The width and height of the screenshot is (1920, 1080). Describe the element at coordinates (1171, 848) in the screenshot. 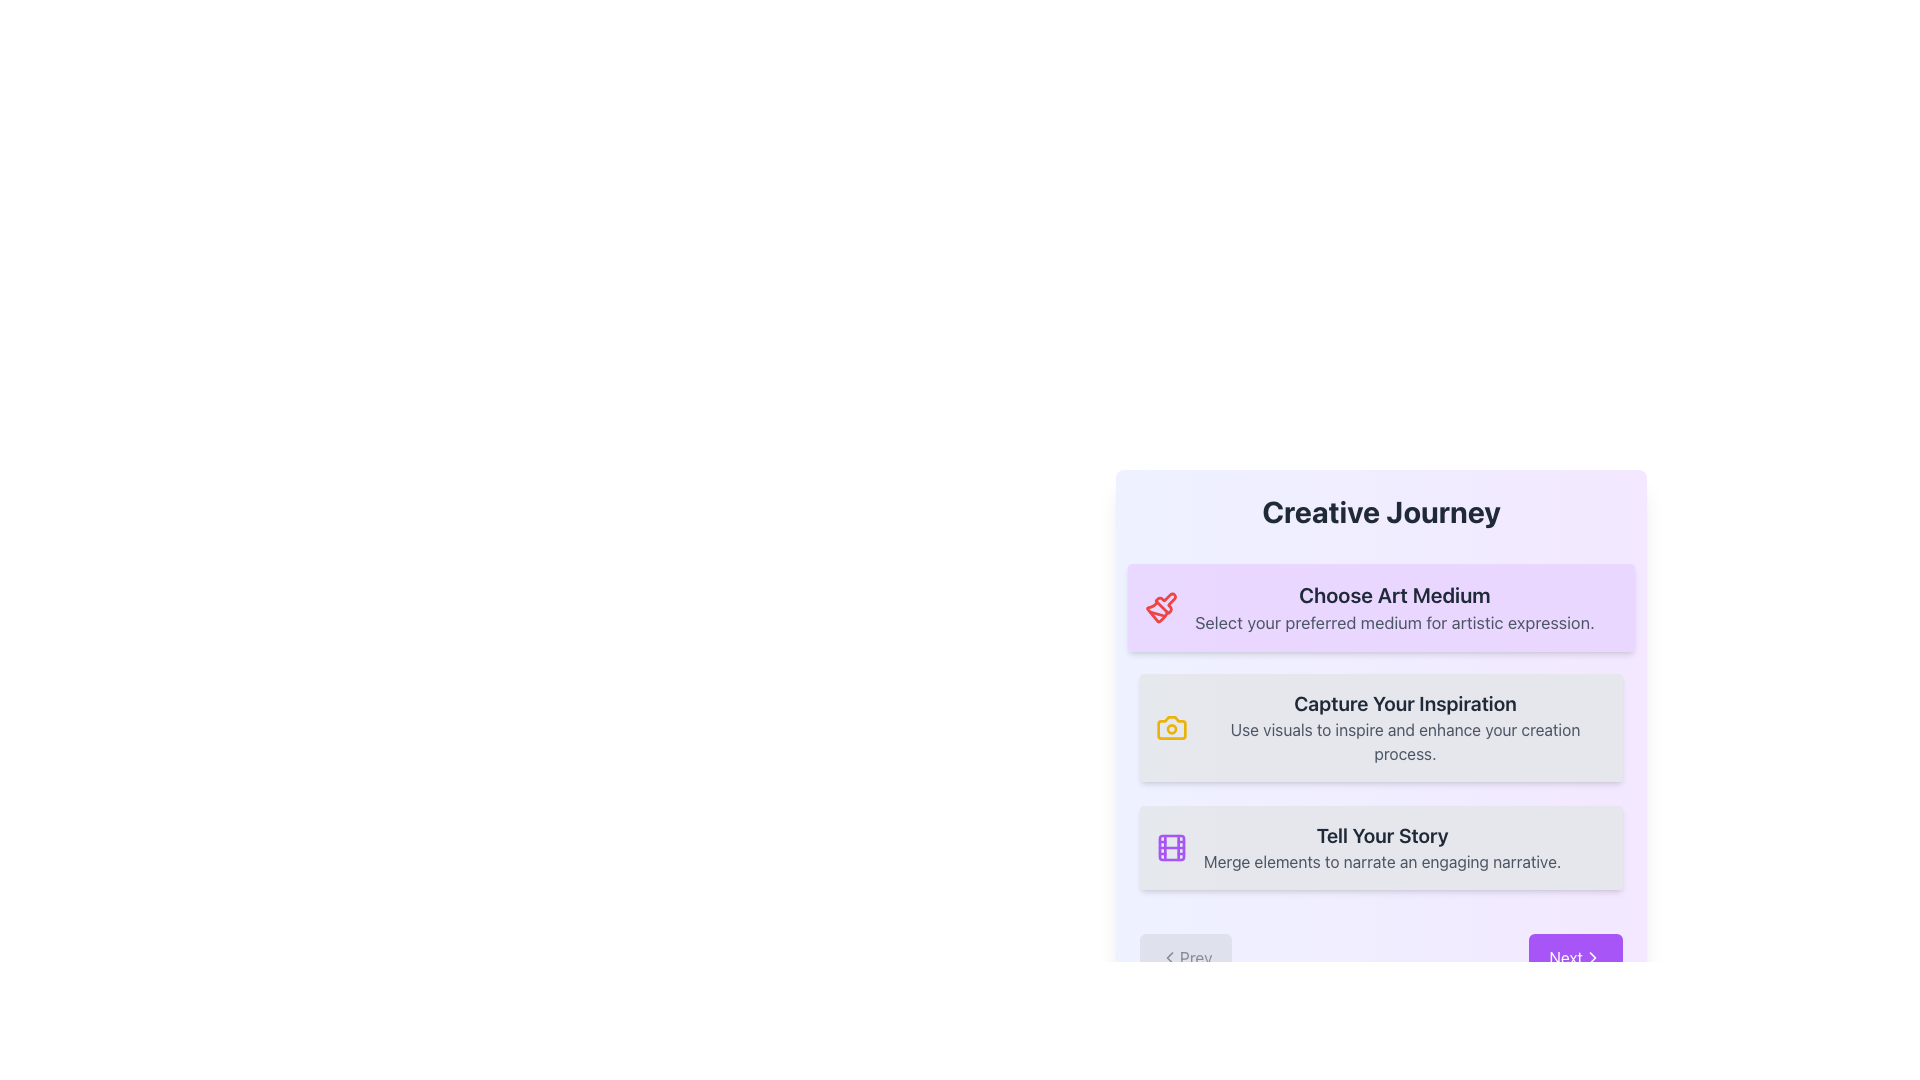

I see `the purple film strip icon located to the left of the 'Tell Your Story' text in the third option of the vertical list` at that location.